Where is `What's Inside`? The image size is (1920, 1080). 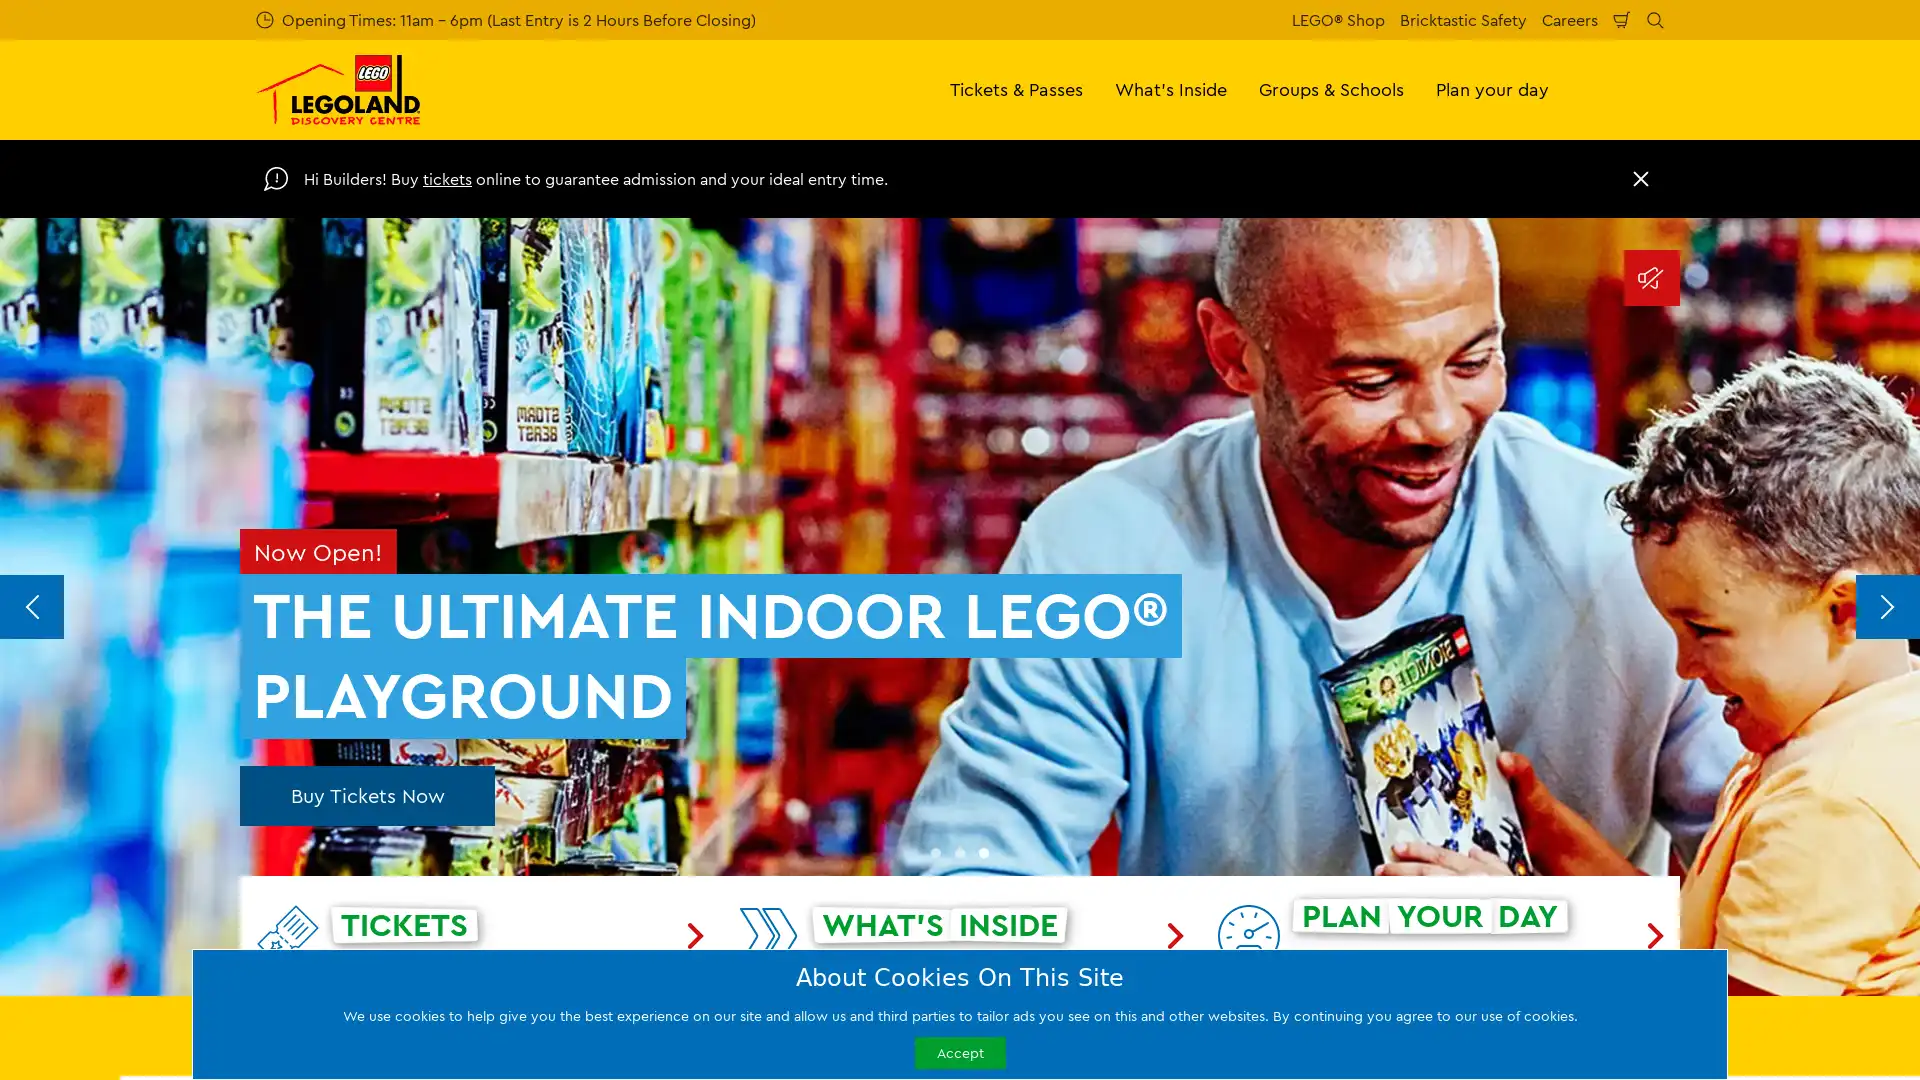 What's Inside is located at coordinates (1171, 88).